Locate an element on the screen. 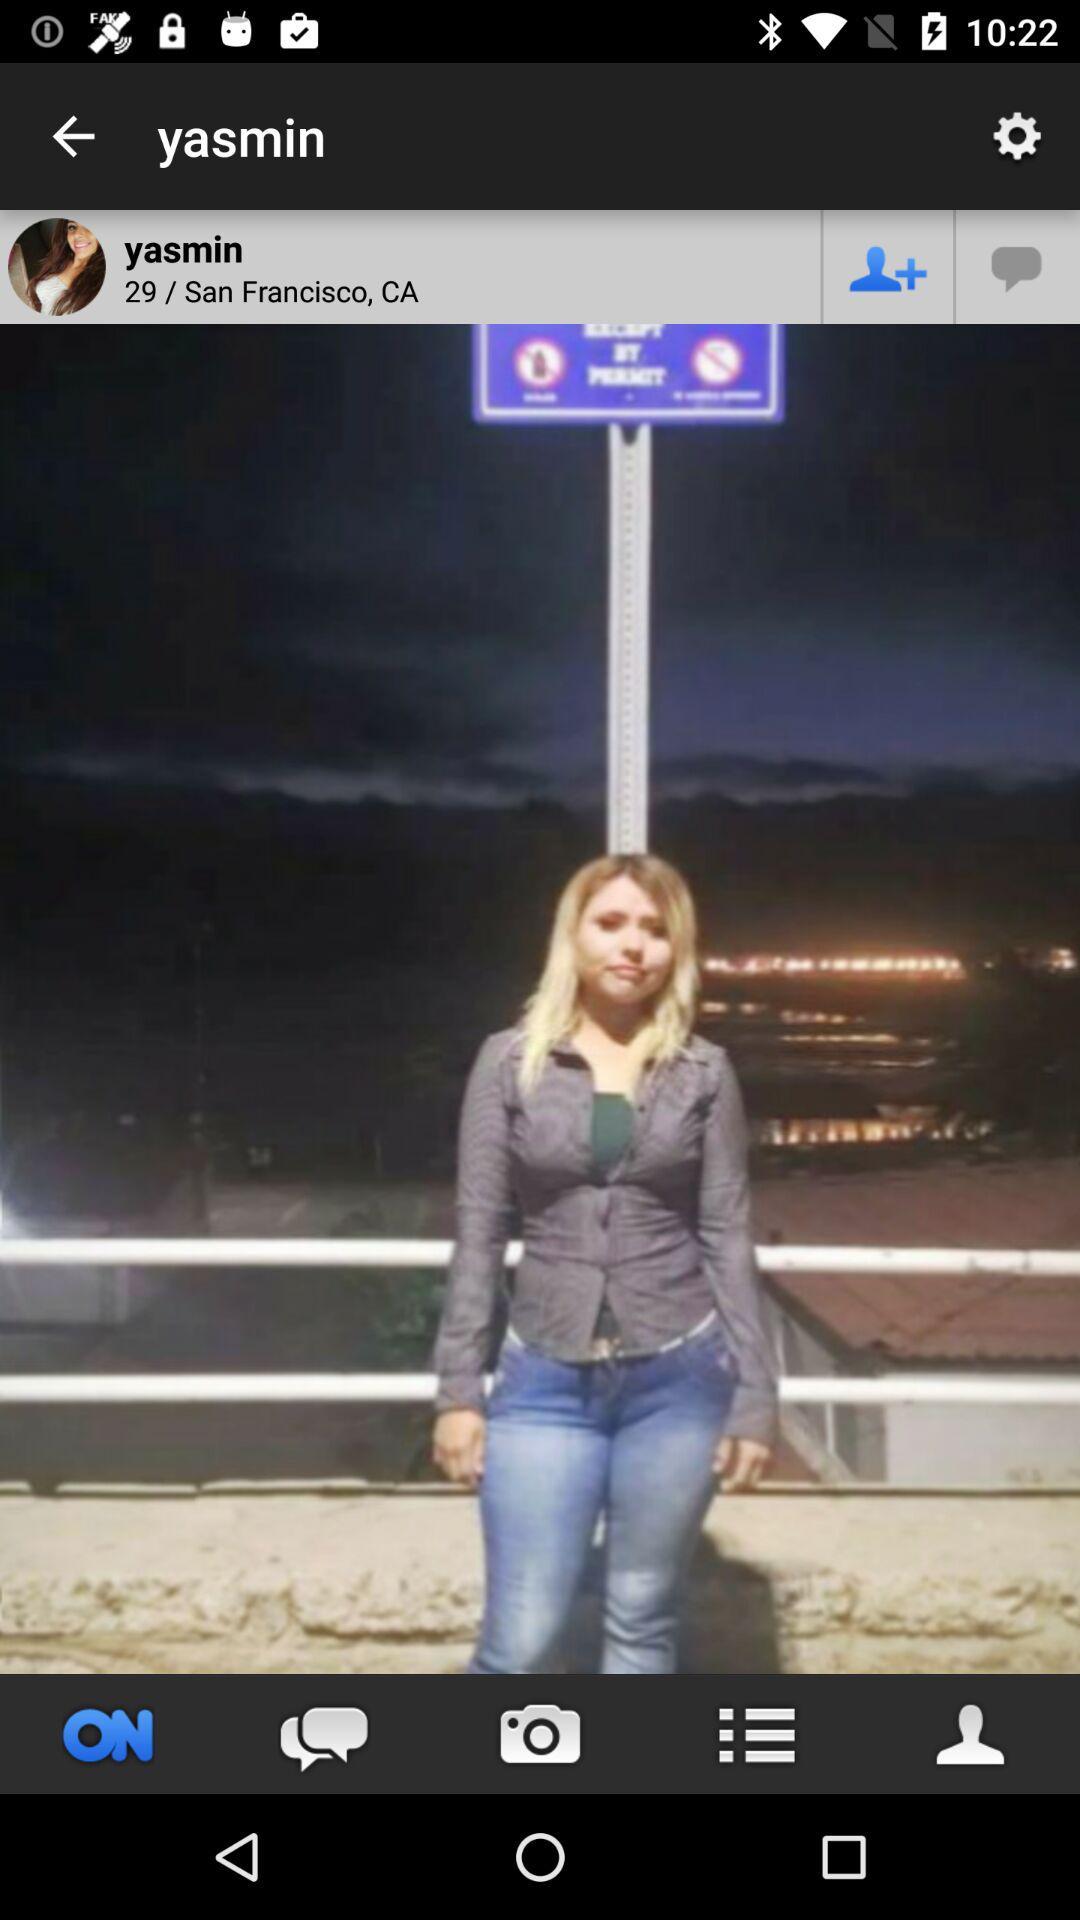 This screenshot has height=1920, width=1080. person is located at coordinates (971, 1733).